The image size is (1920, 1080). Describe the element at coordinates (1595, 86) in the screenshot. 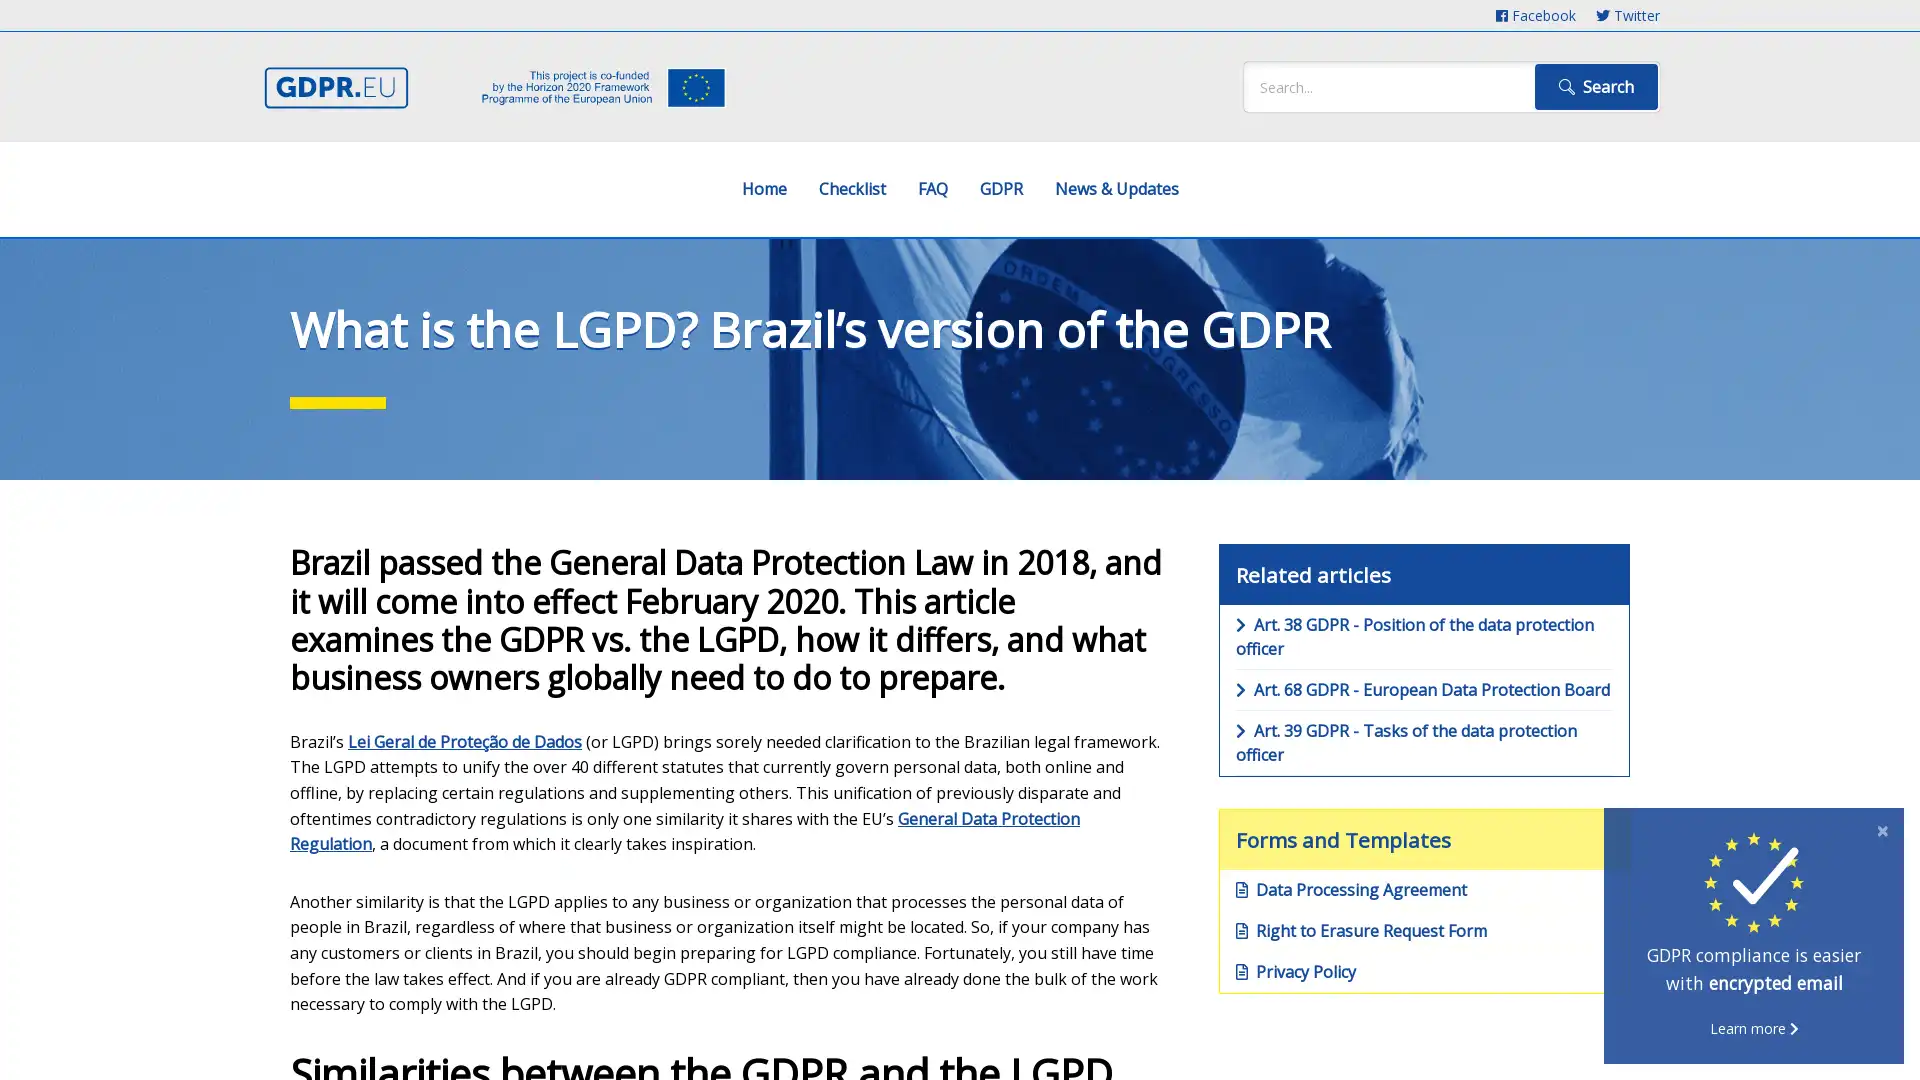

I see `Search` at that location.